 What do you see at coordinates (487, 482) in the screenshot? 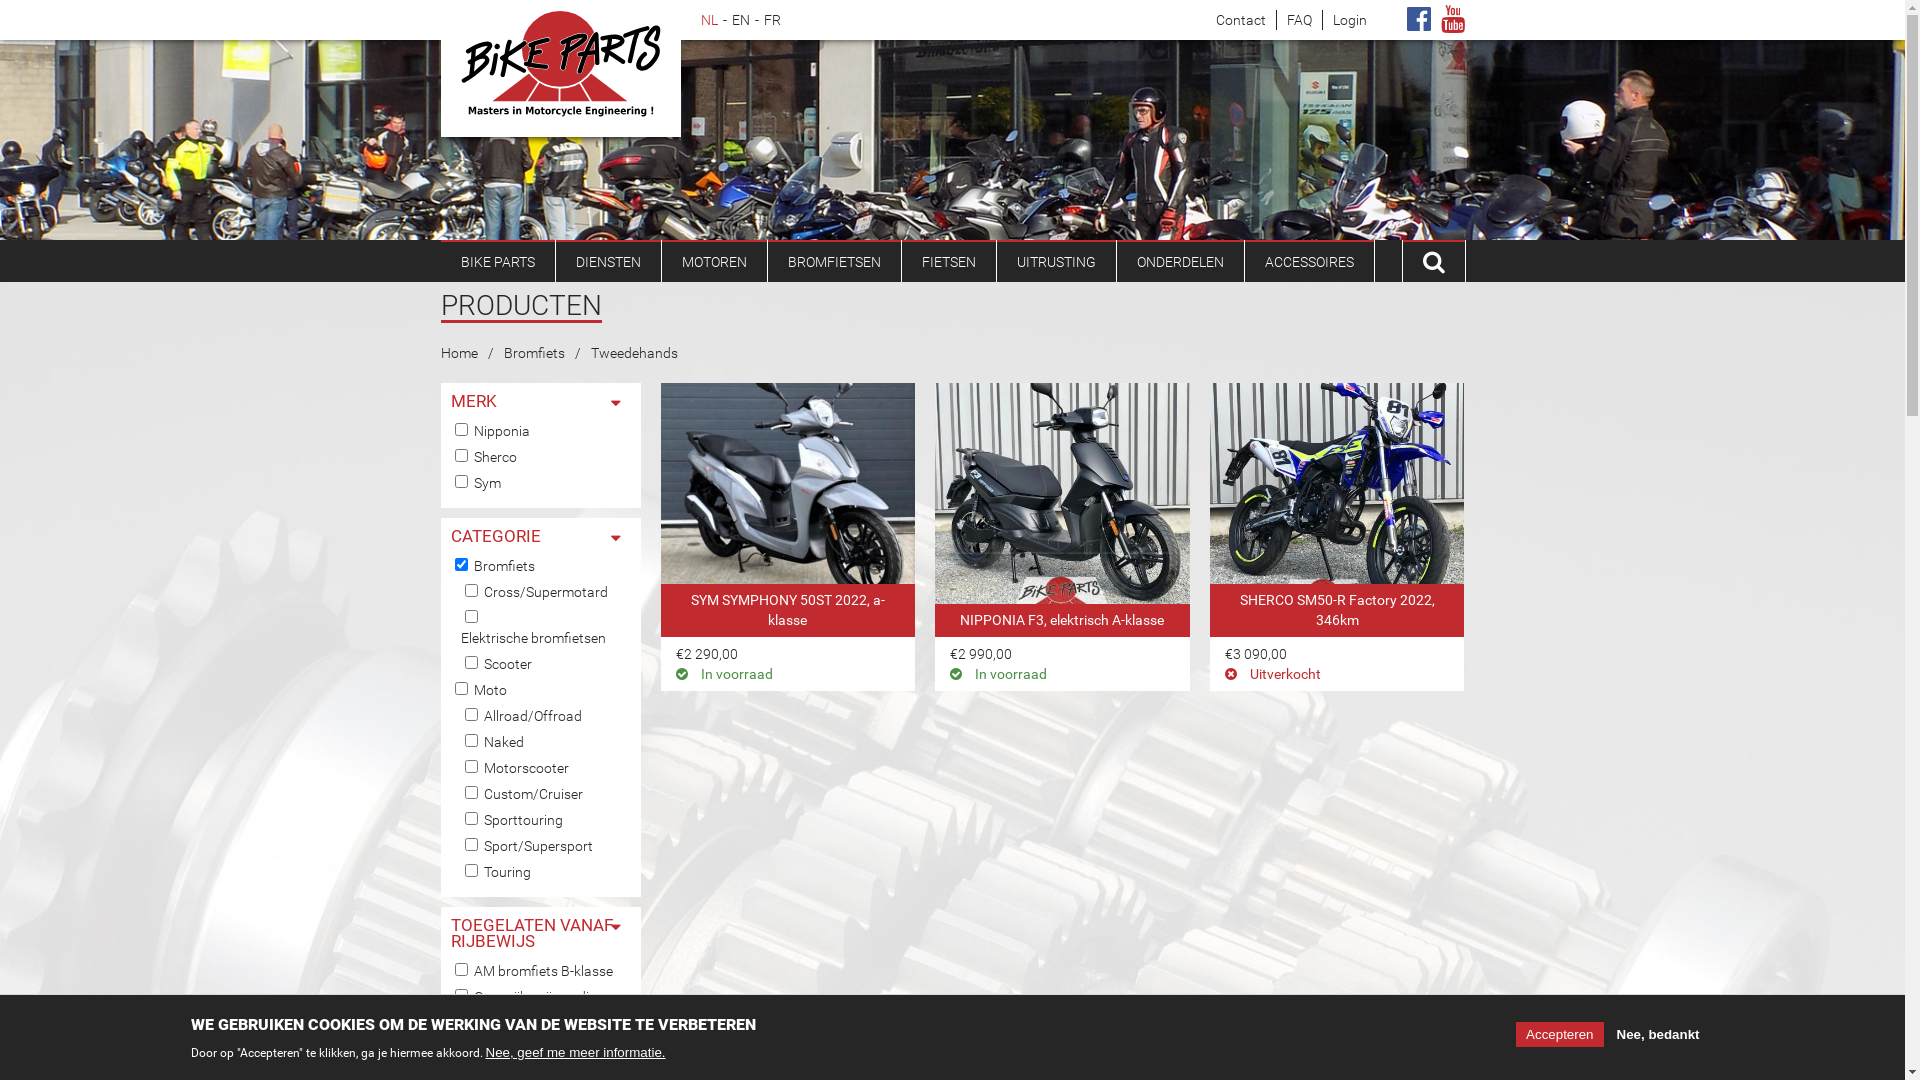
I see `'Sym` at bounding box center [487, 482].